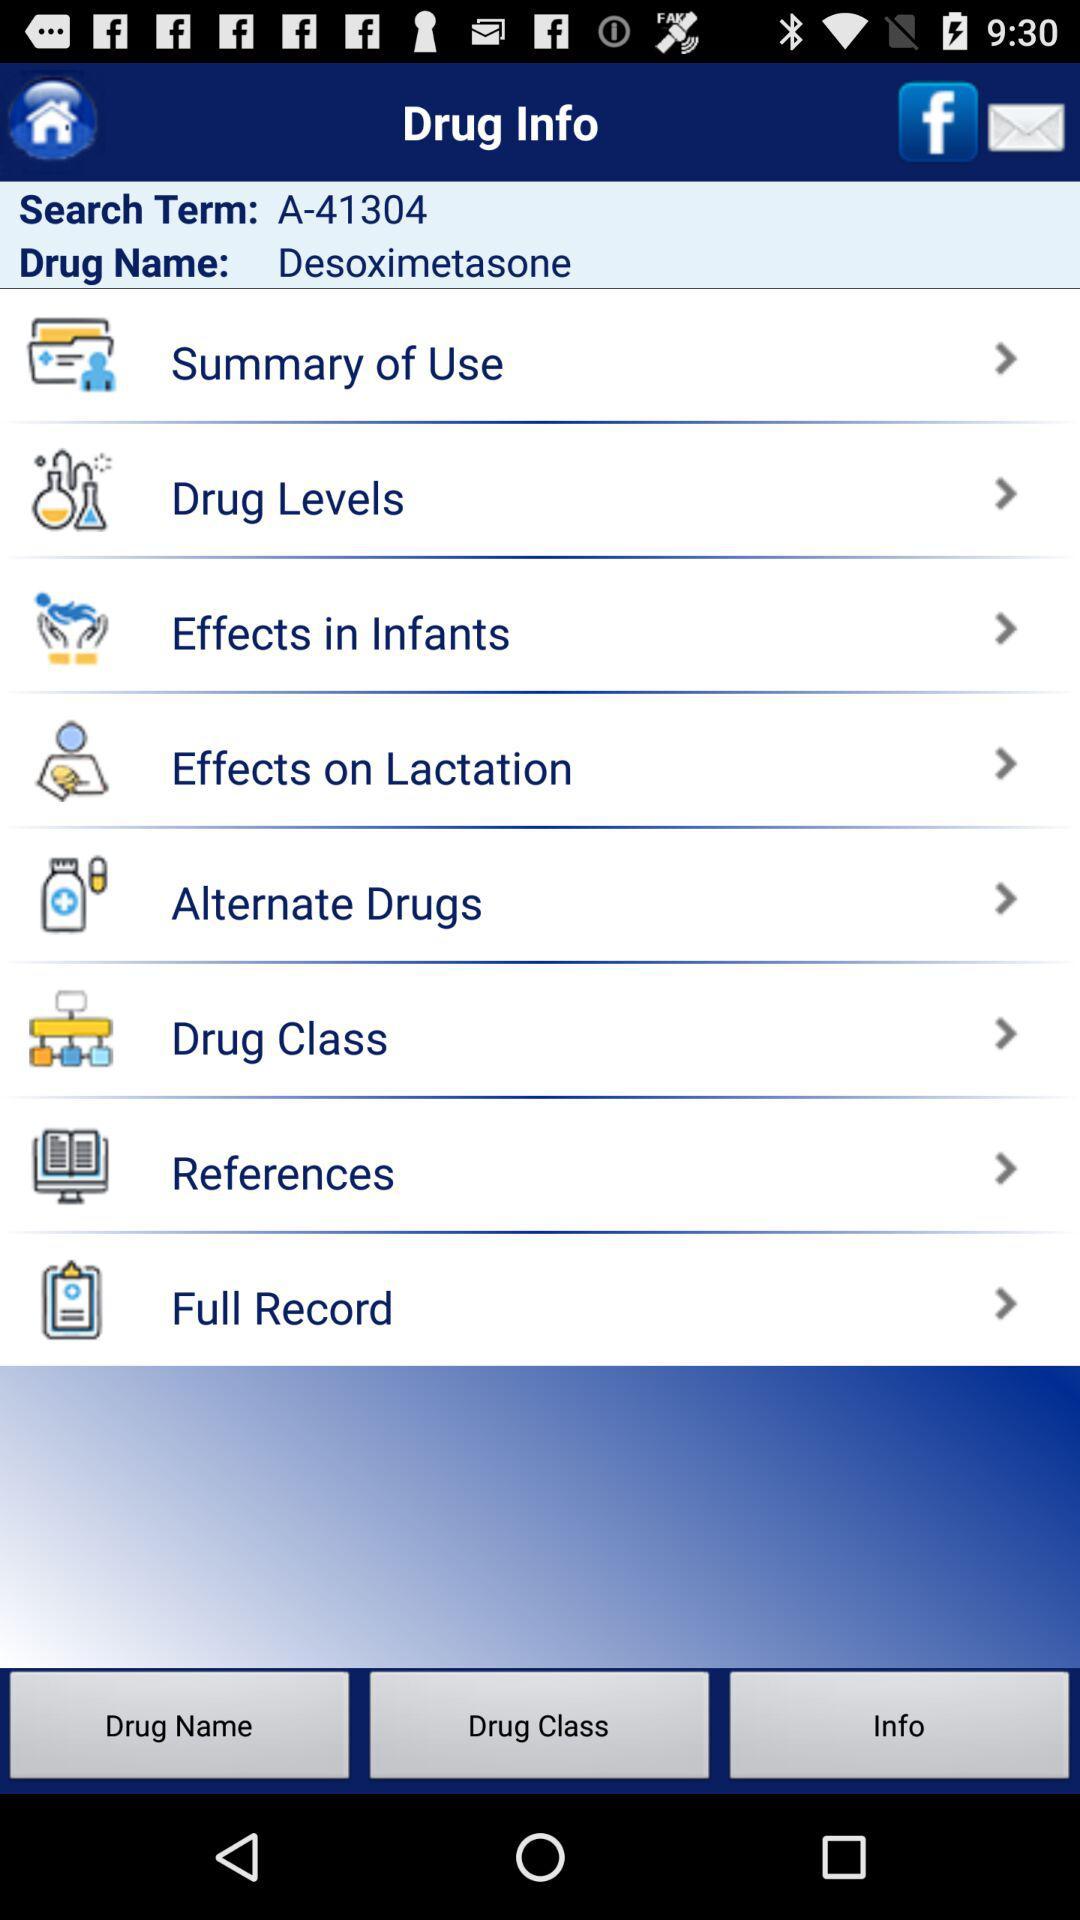  Describe the element at coordinates (938, 121) in the screenshot. I see `facebook` at that location.